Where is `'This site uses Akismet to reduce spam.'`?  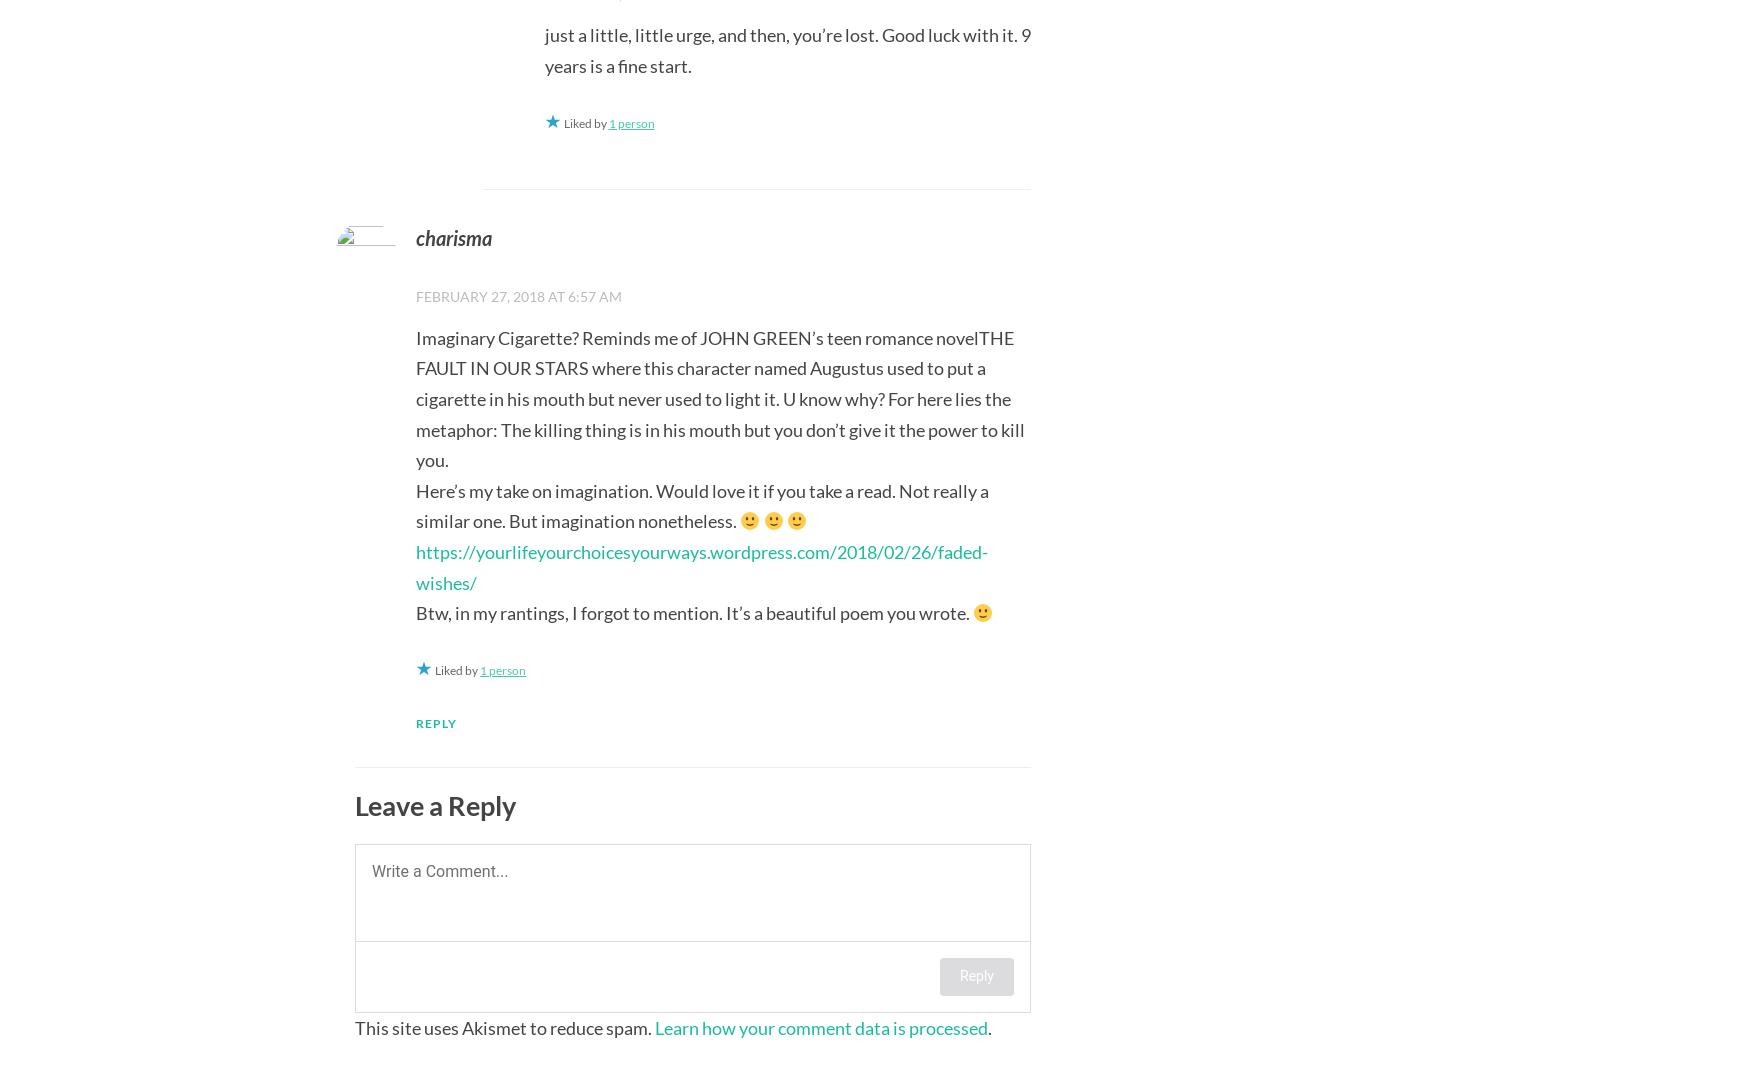
'This site uses Akismet to reduce spam.' is located at coordinates (504, 1026).